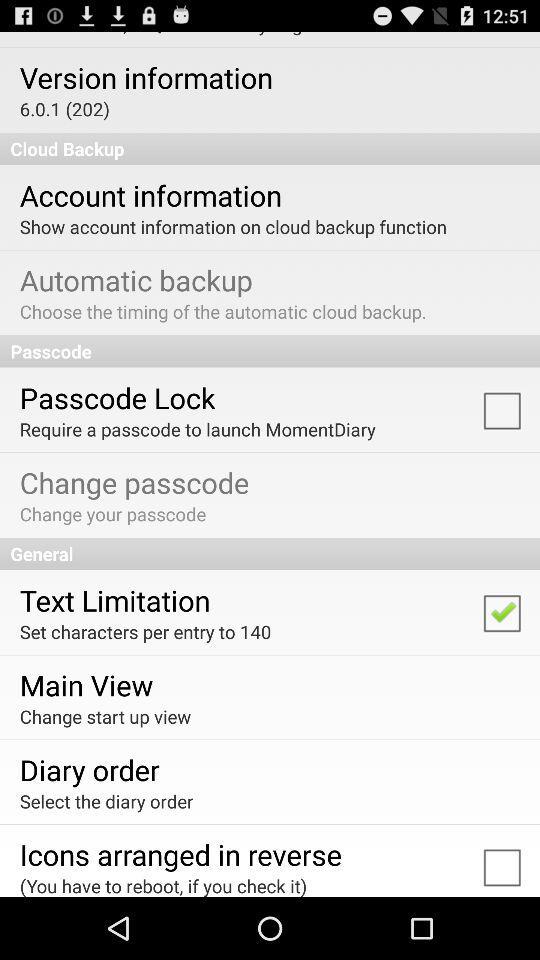 This screenshot has width=540, height=960. Describe the element at coordinates (197, 429) in the screenshot. I see `the require a passcode` at that location.